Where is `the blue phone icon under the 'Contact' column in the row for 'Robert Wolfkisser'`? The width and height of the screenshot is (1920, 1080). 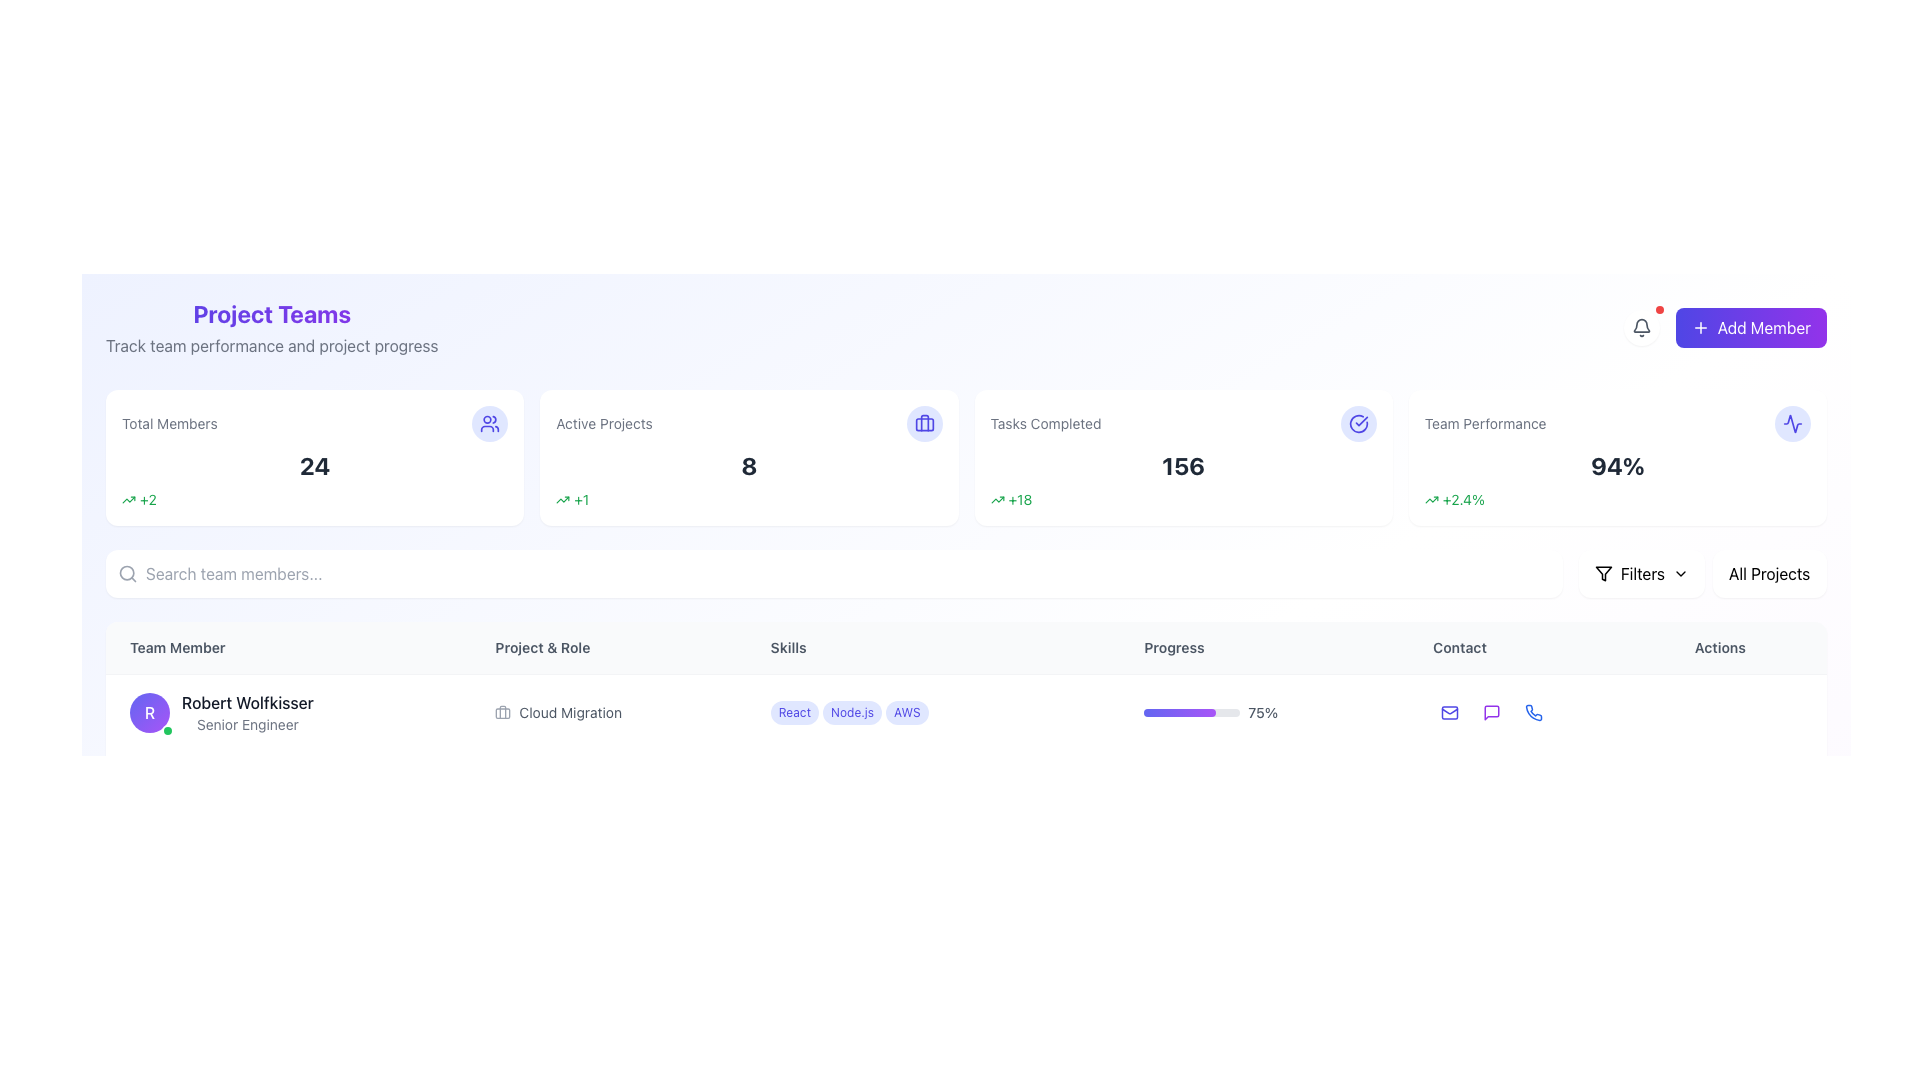
the blue phone icon under the 'Contact' column in the row for 'Robert Wolfkisser' is located at coordinates (1533, 712).